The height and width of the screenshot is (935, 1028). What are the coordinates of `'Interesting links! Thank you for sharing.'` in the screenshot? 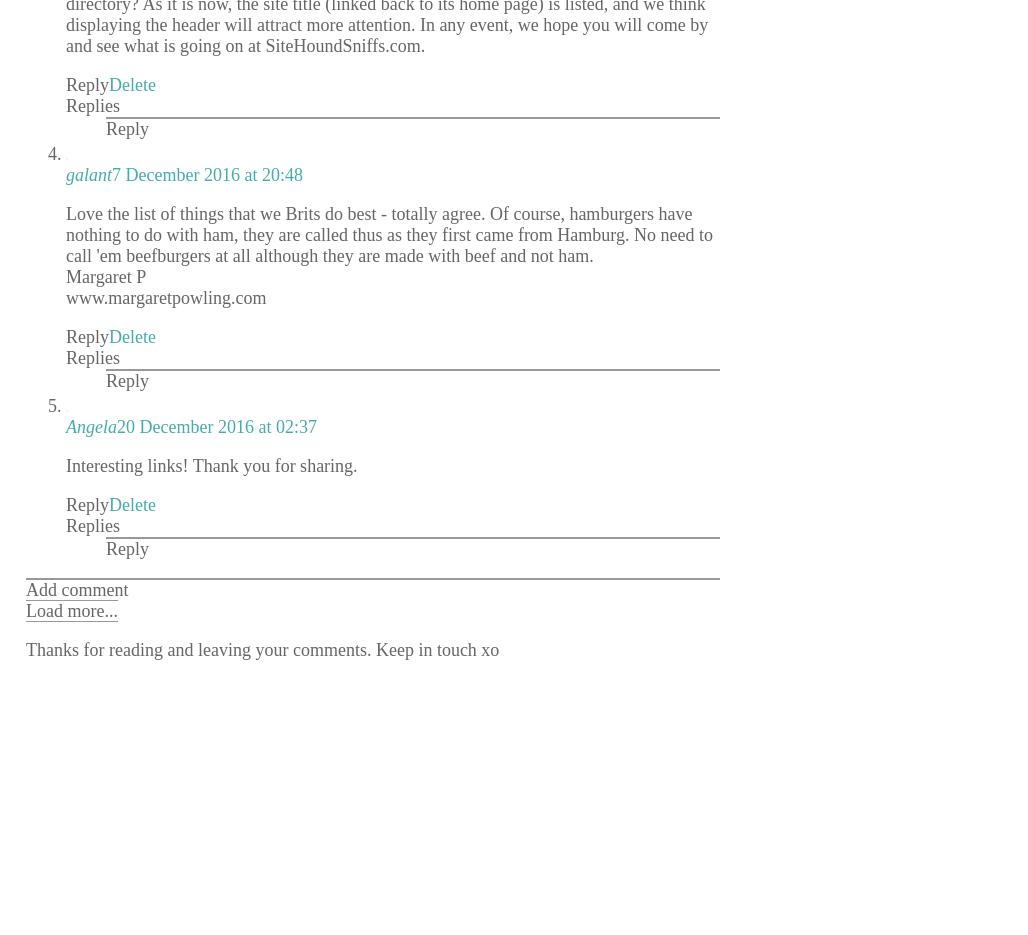 It's located at (210, 463).